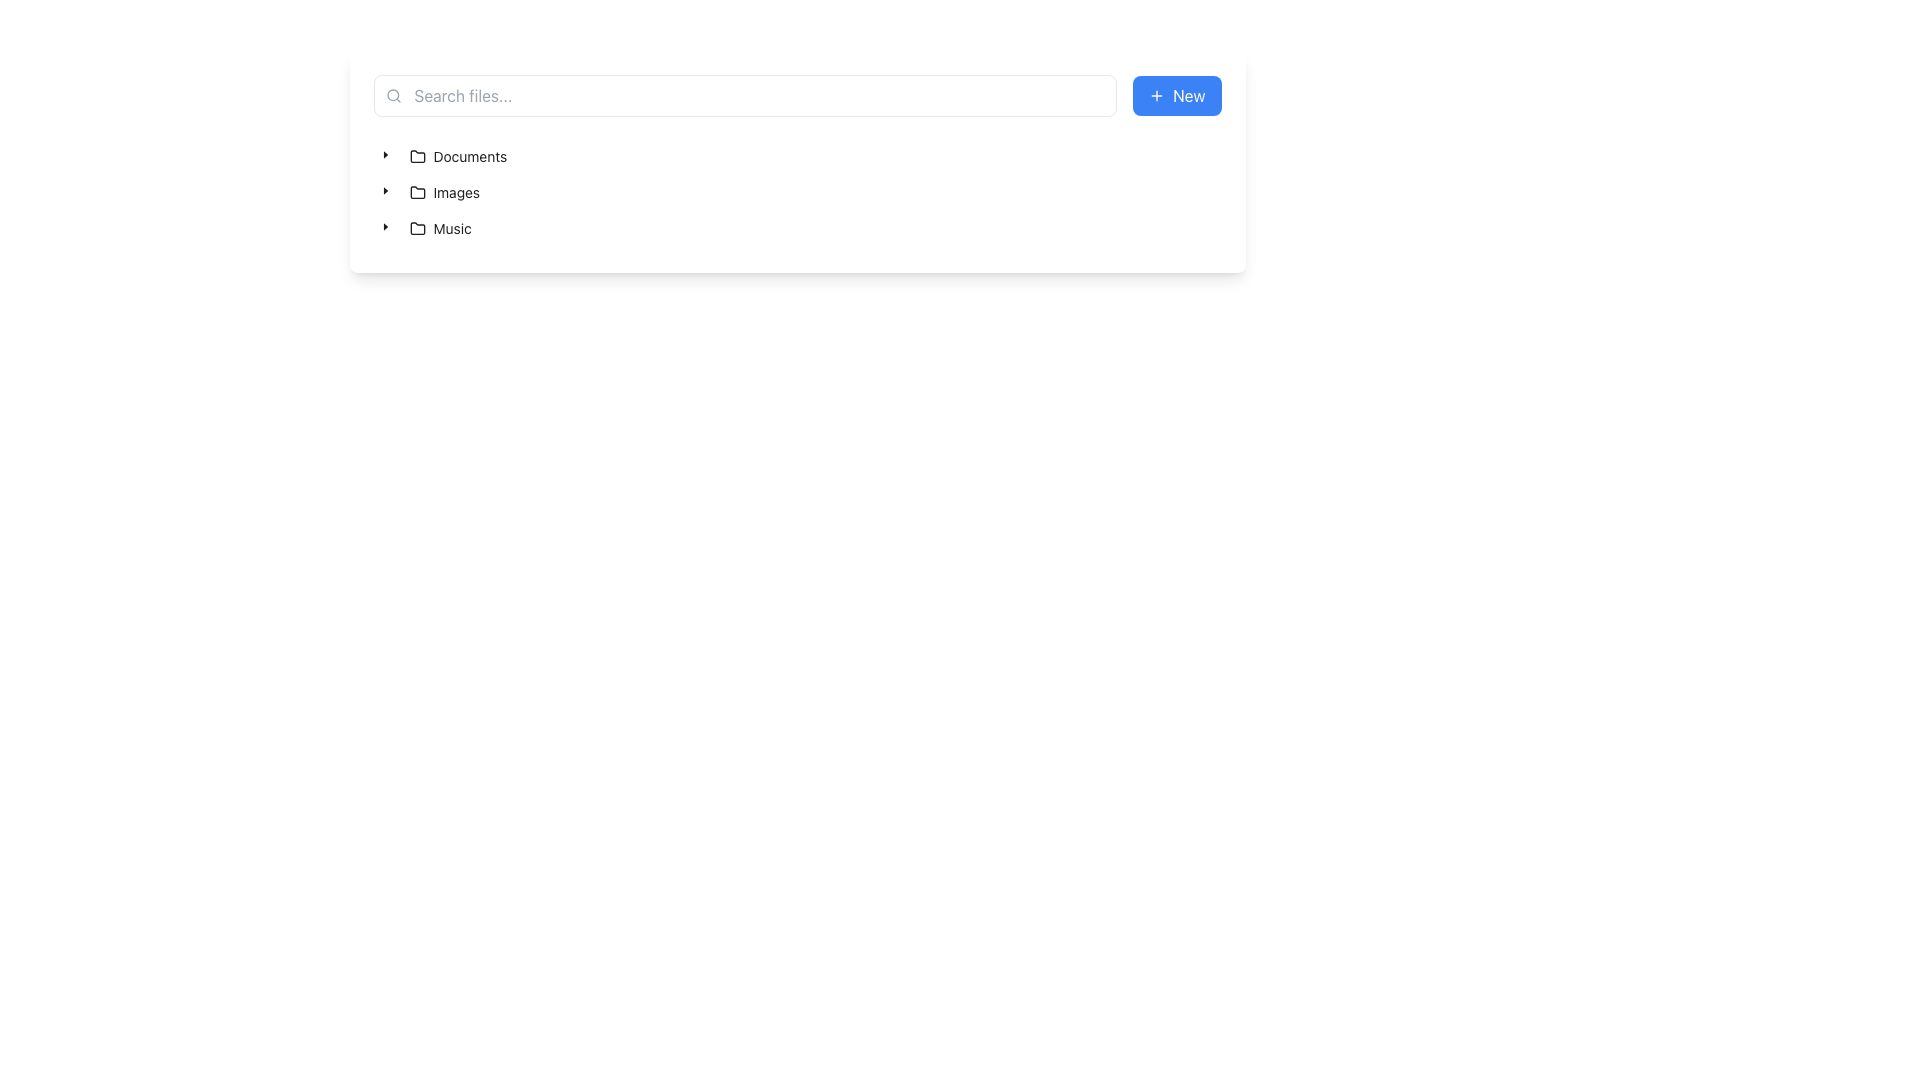  Describe the element at coordinates (429, 192) in the screenshot. I see `the folder icon of the 'Images' tree node` at that location.